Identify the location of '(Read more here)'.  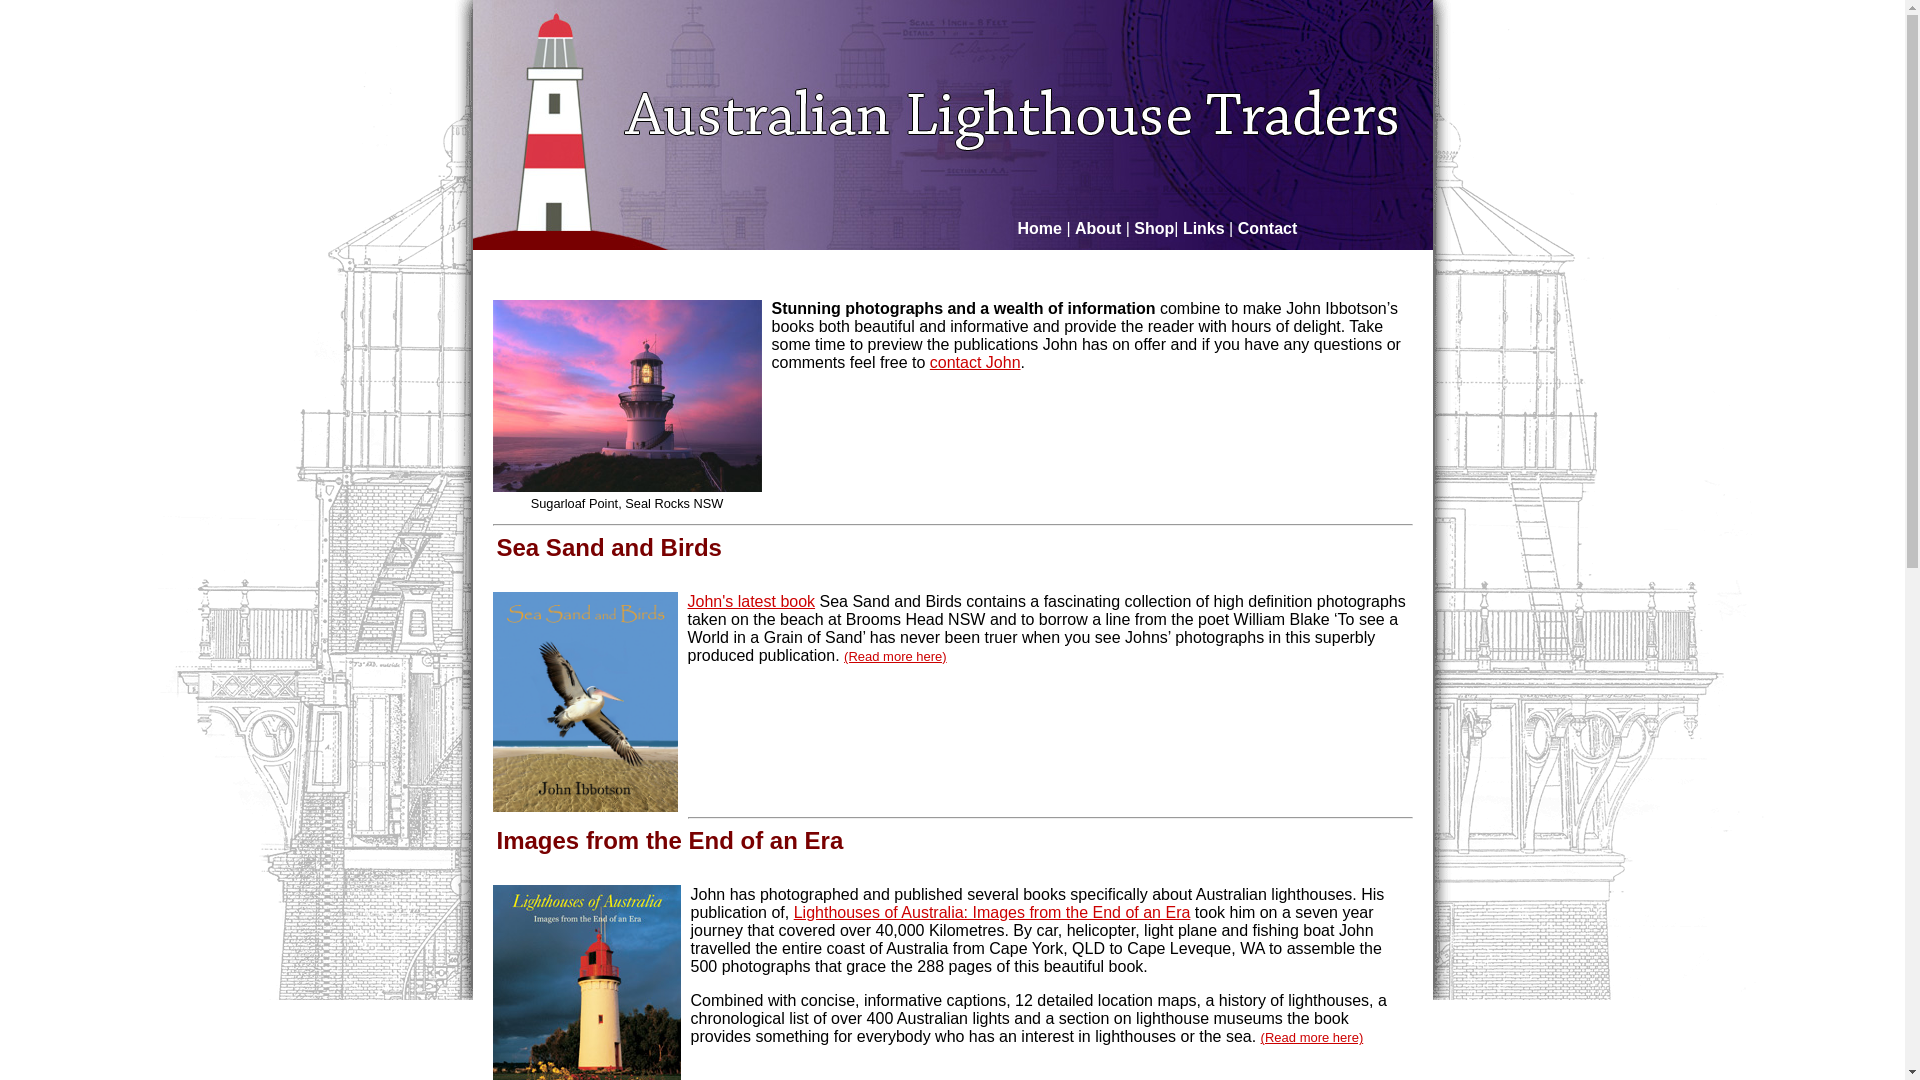
(1312, 1036).